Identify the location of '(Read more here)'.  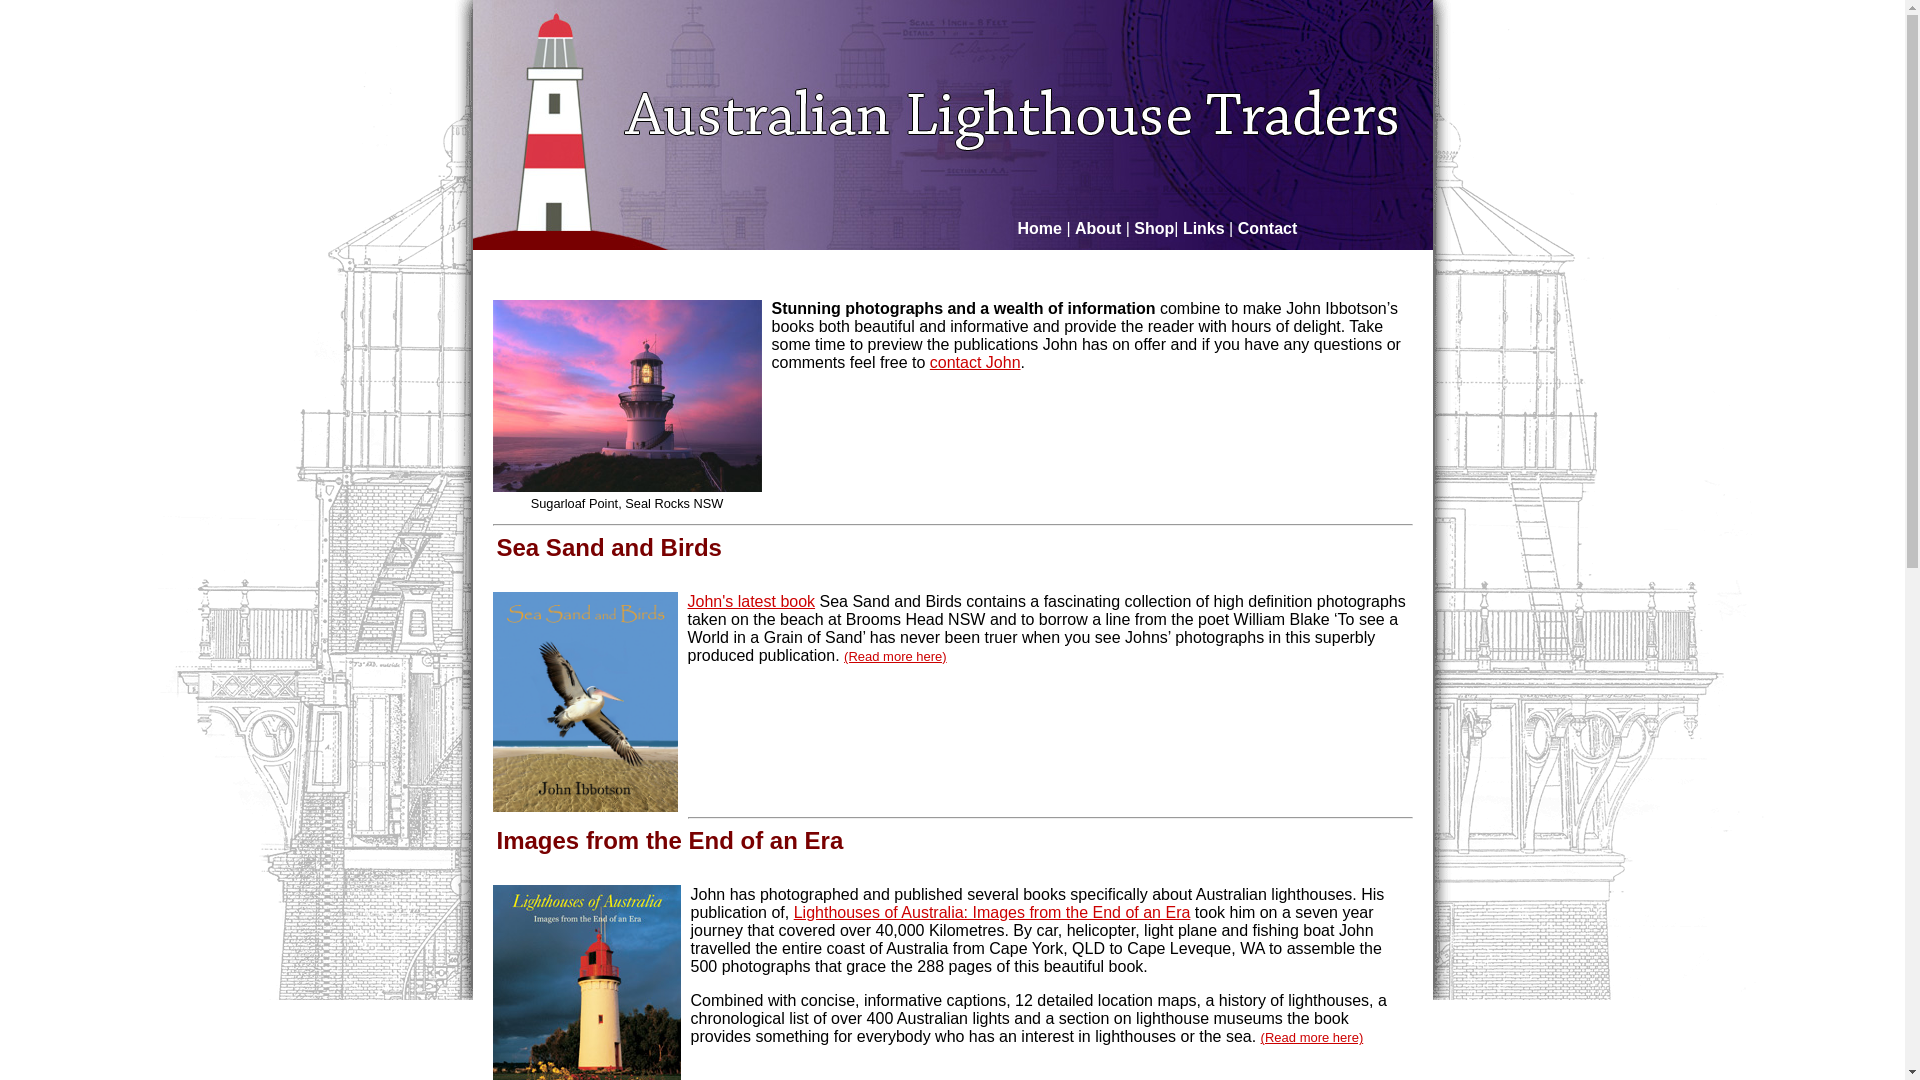
(1312, 1036).